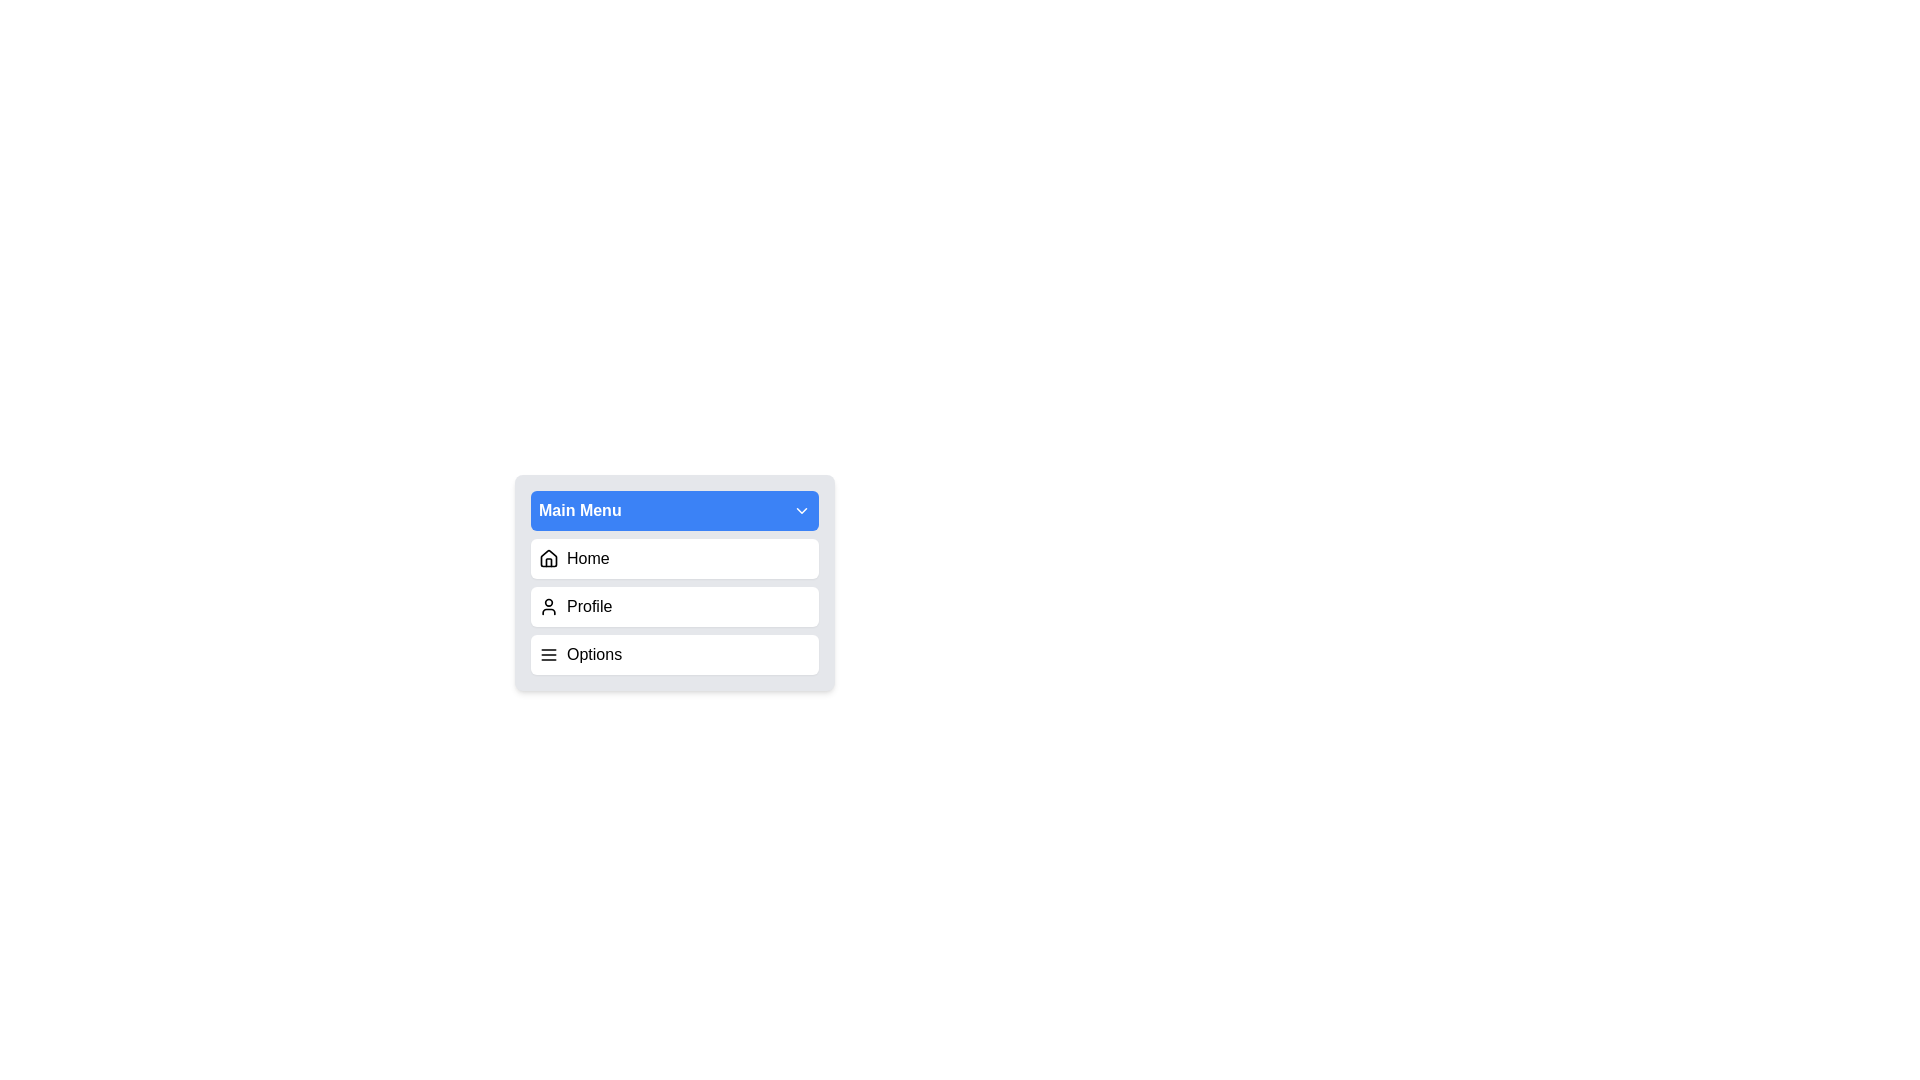 The height and width of the screenshot is (1080, 1920). Describe the element at coordinates (548, 558) in the screenshot. I see `the home icon, which is a stylized house shape located next to the 'Home' text label in the vertical menu layout` at that location.